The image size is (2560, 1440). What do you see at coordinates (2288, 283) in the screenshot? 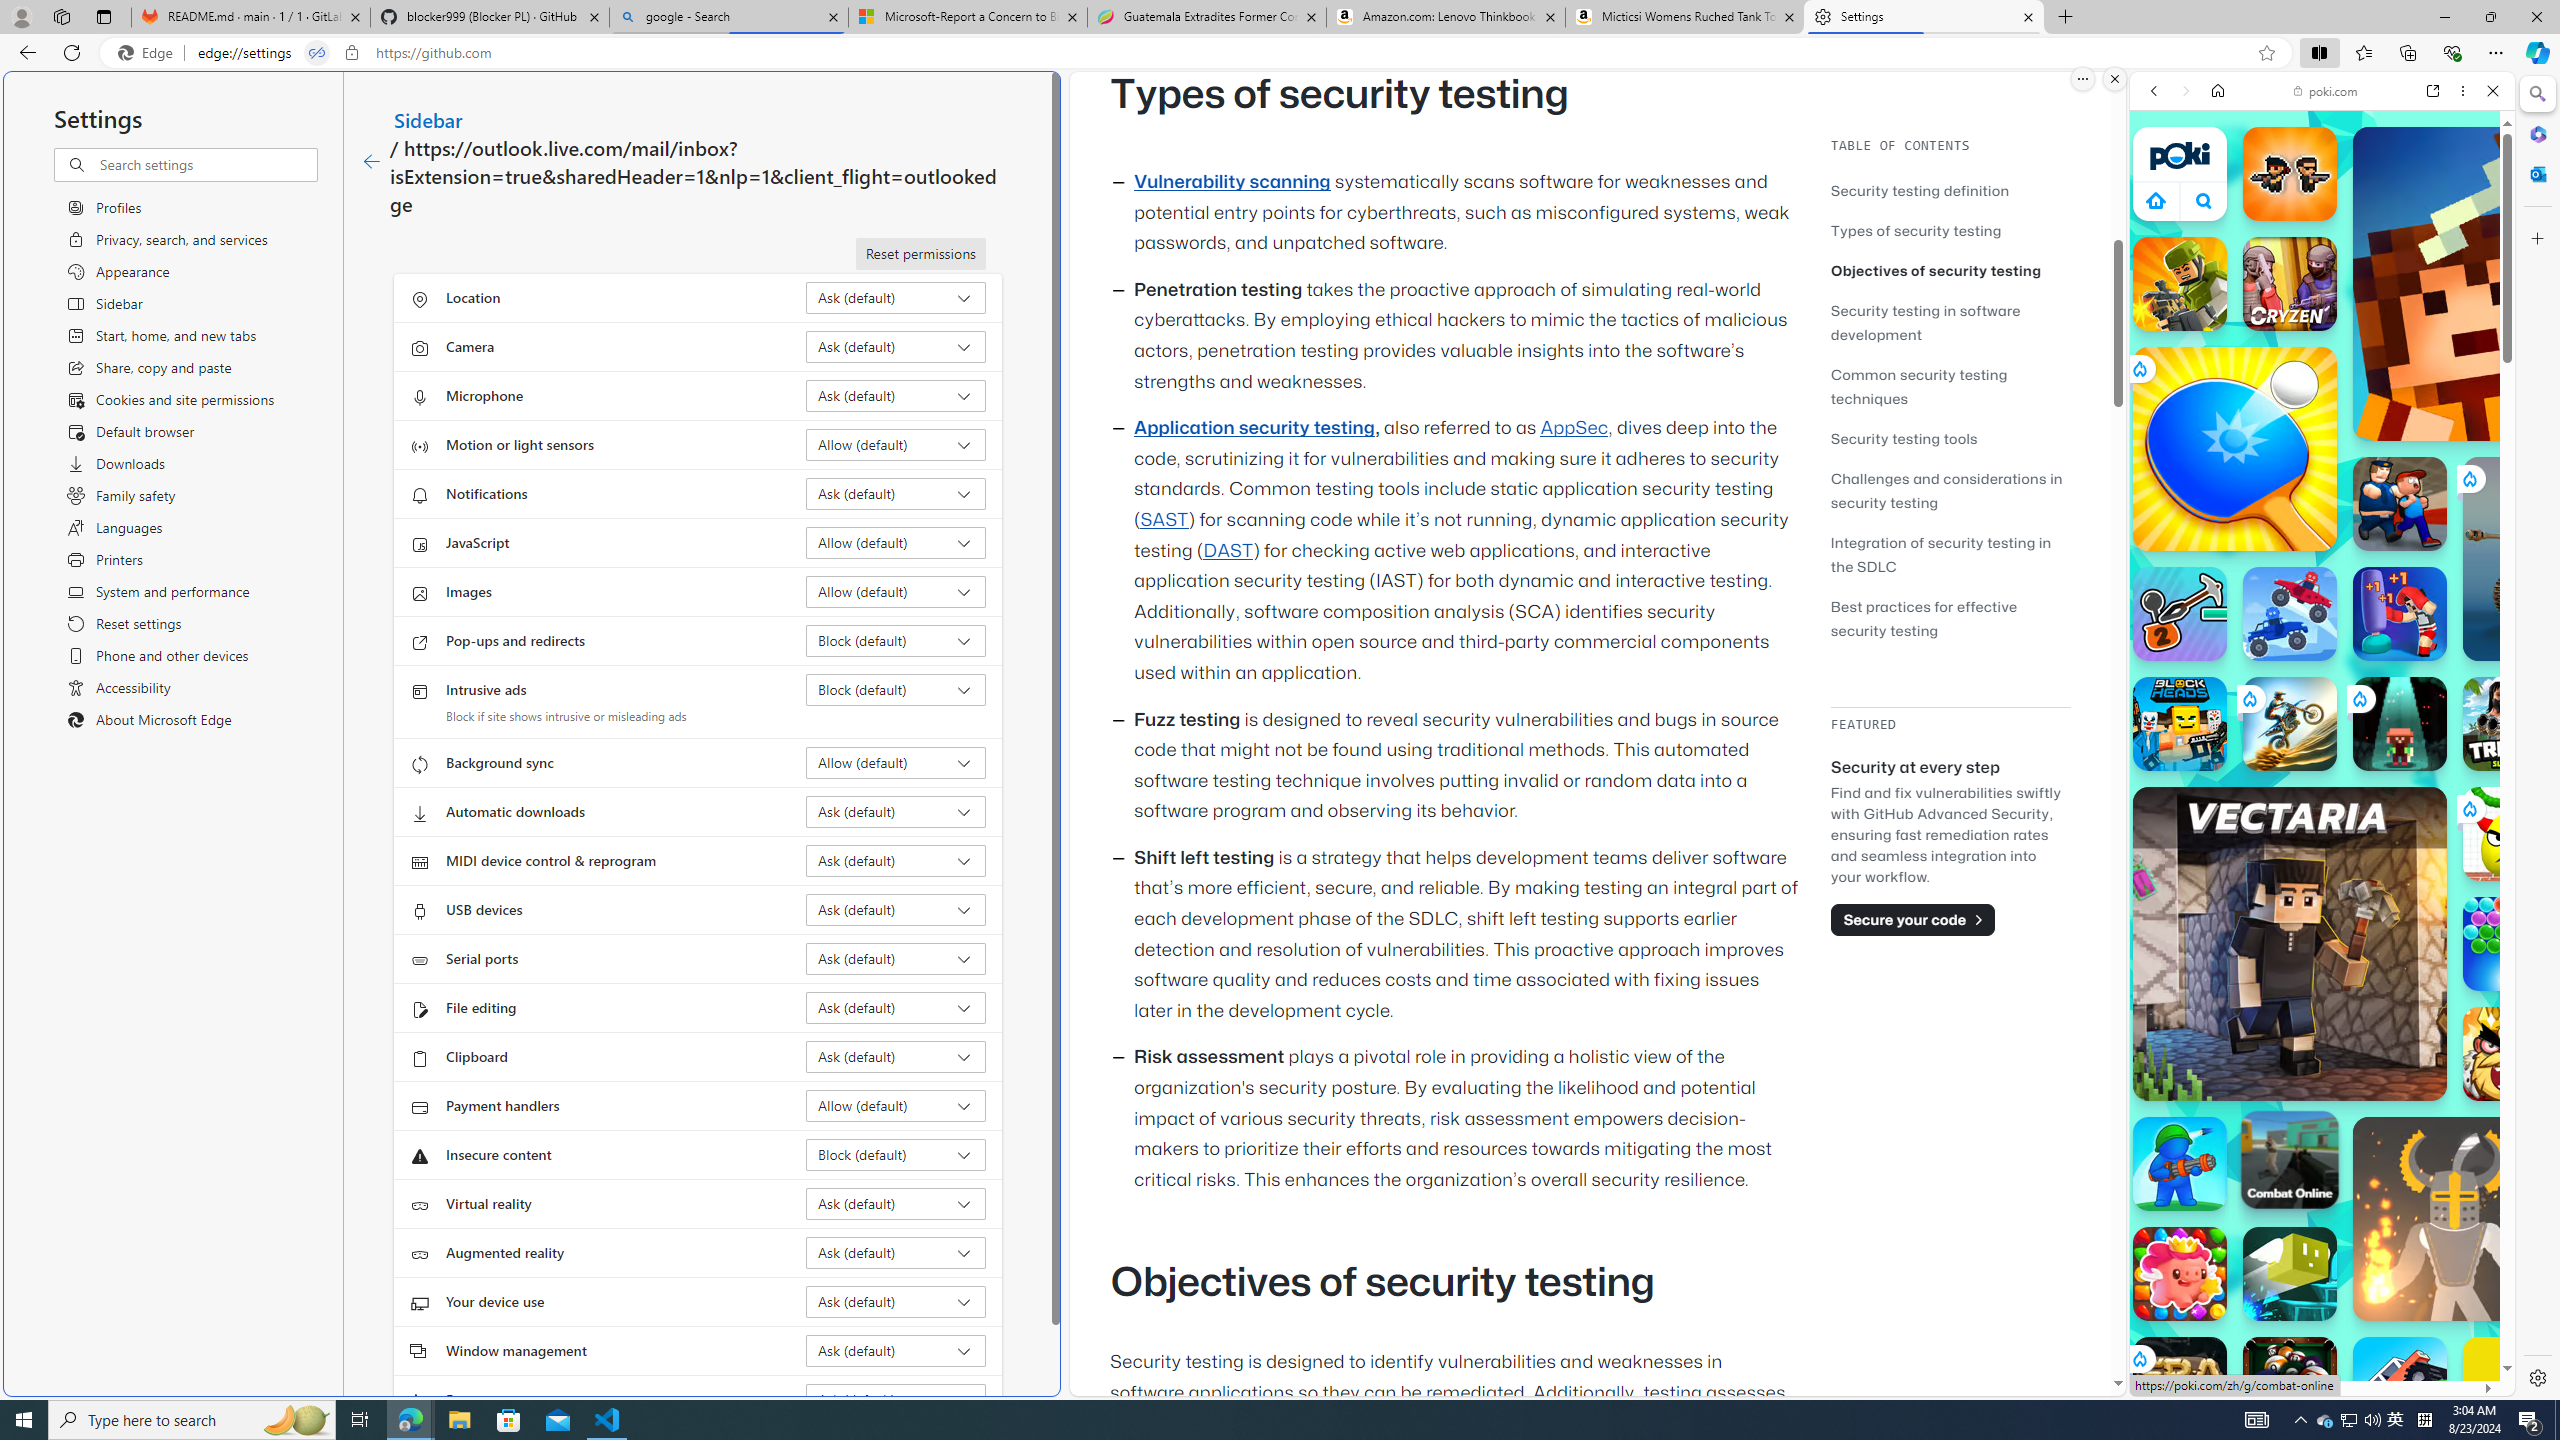
I see `'Cryzen.io'` at bounding box center [2288, 283].